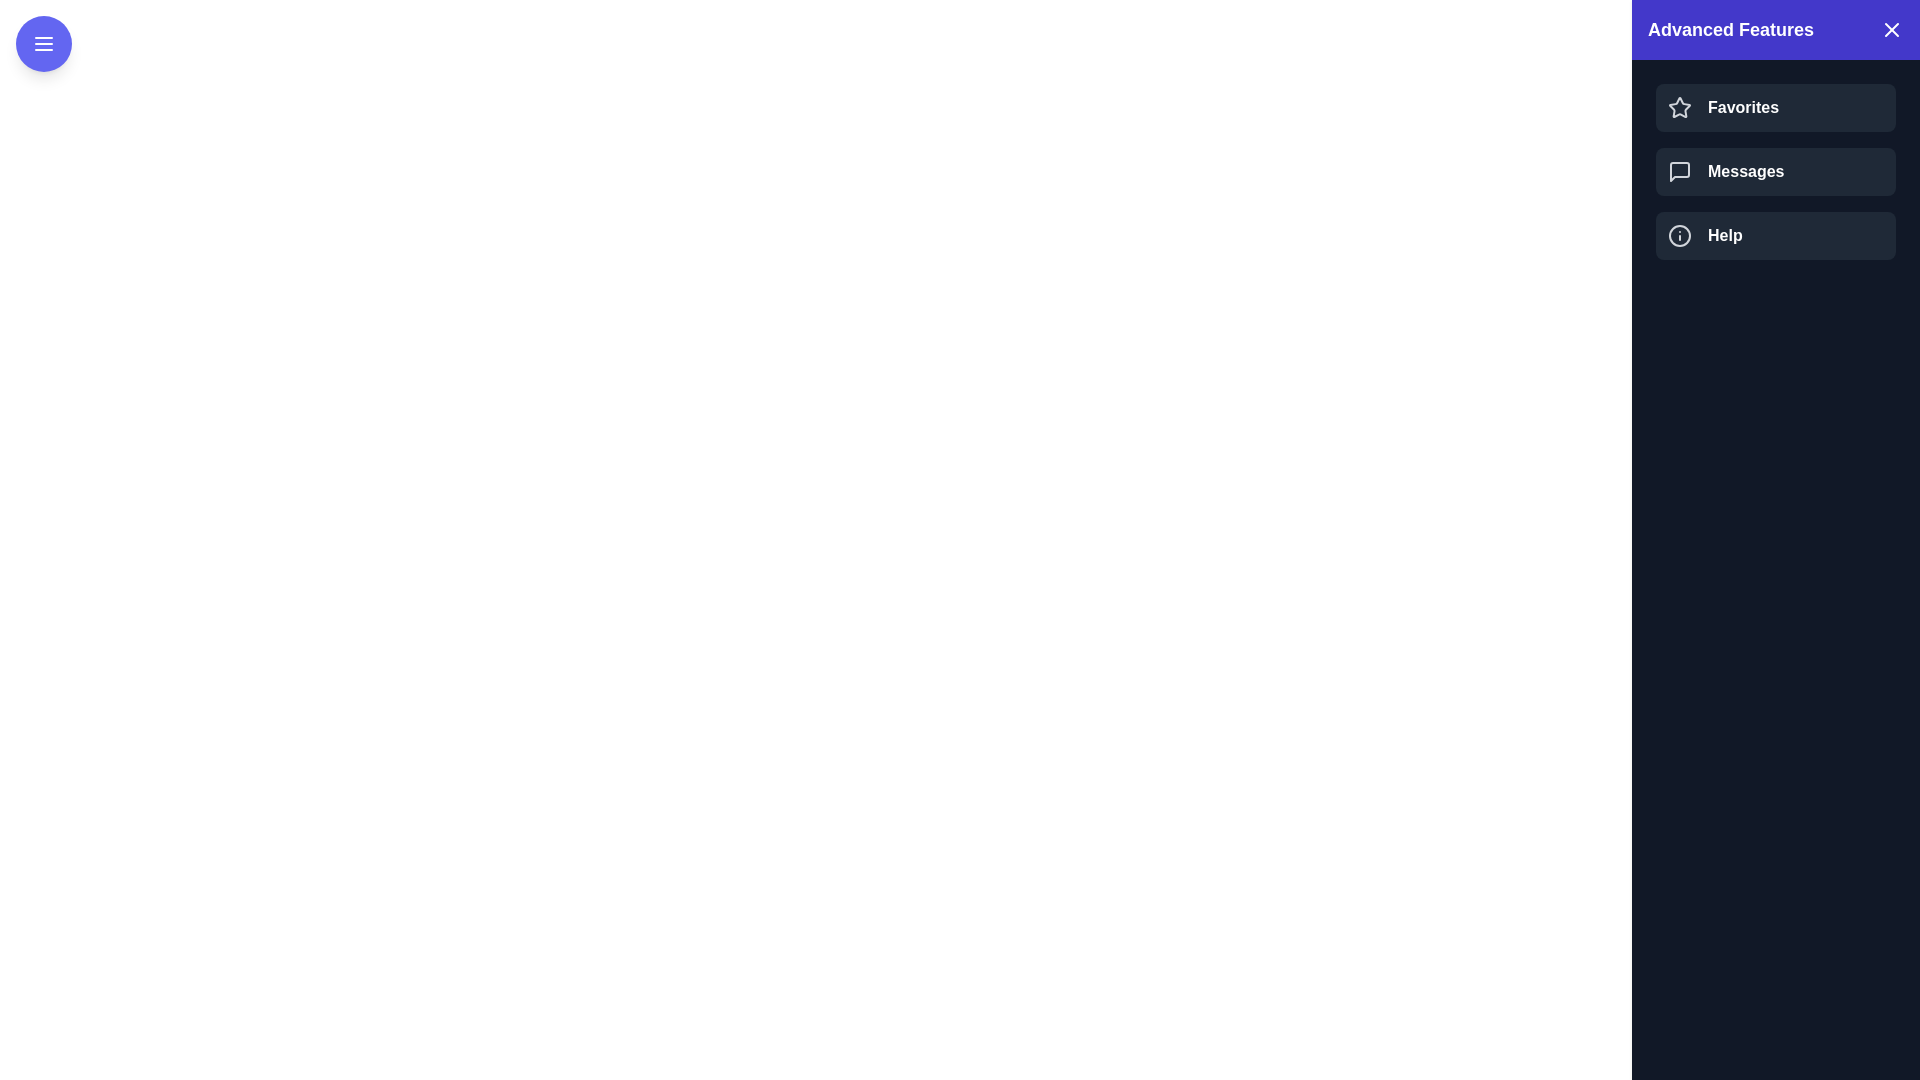  What do you see at coordinates (1890, 30) in the screenshot?
I see `the close button in the drawer header to close the drawer` at bounding box center [1890, 30].